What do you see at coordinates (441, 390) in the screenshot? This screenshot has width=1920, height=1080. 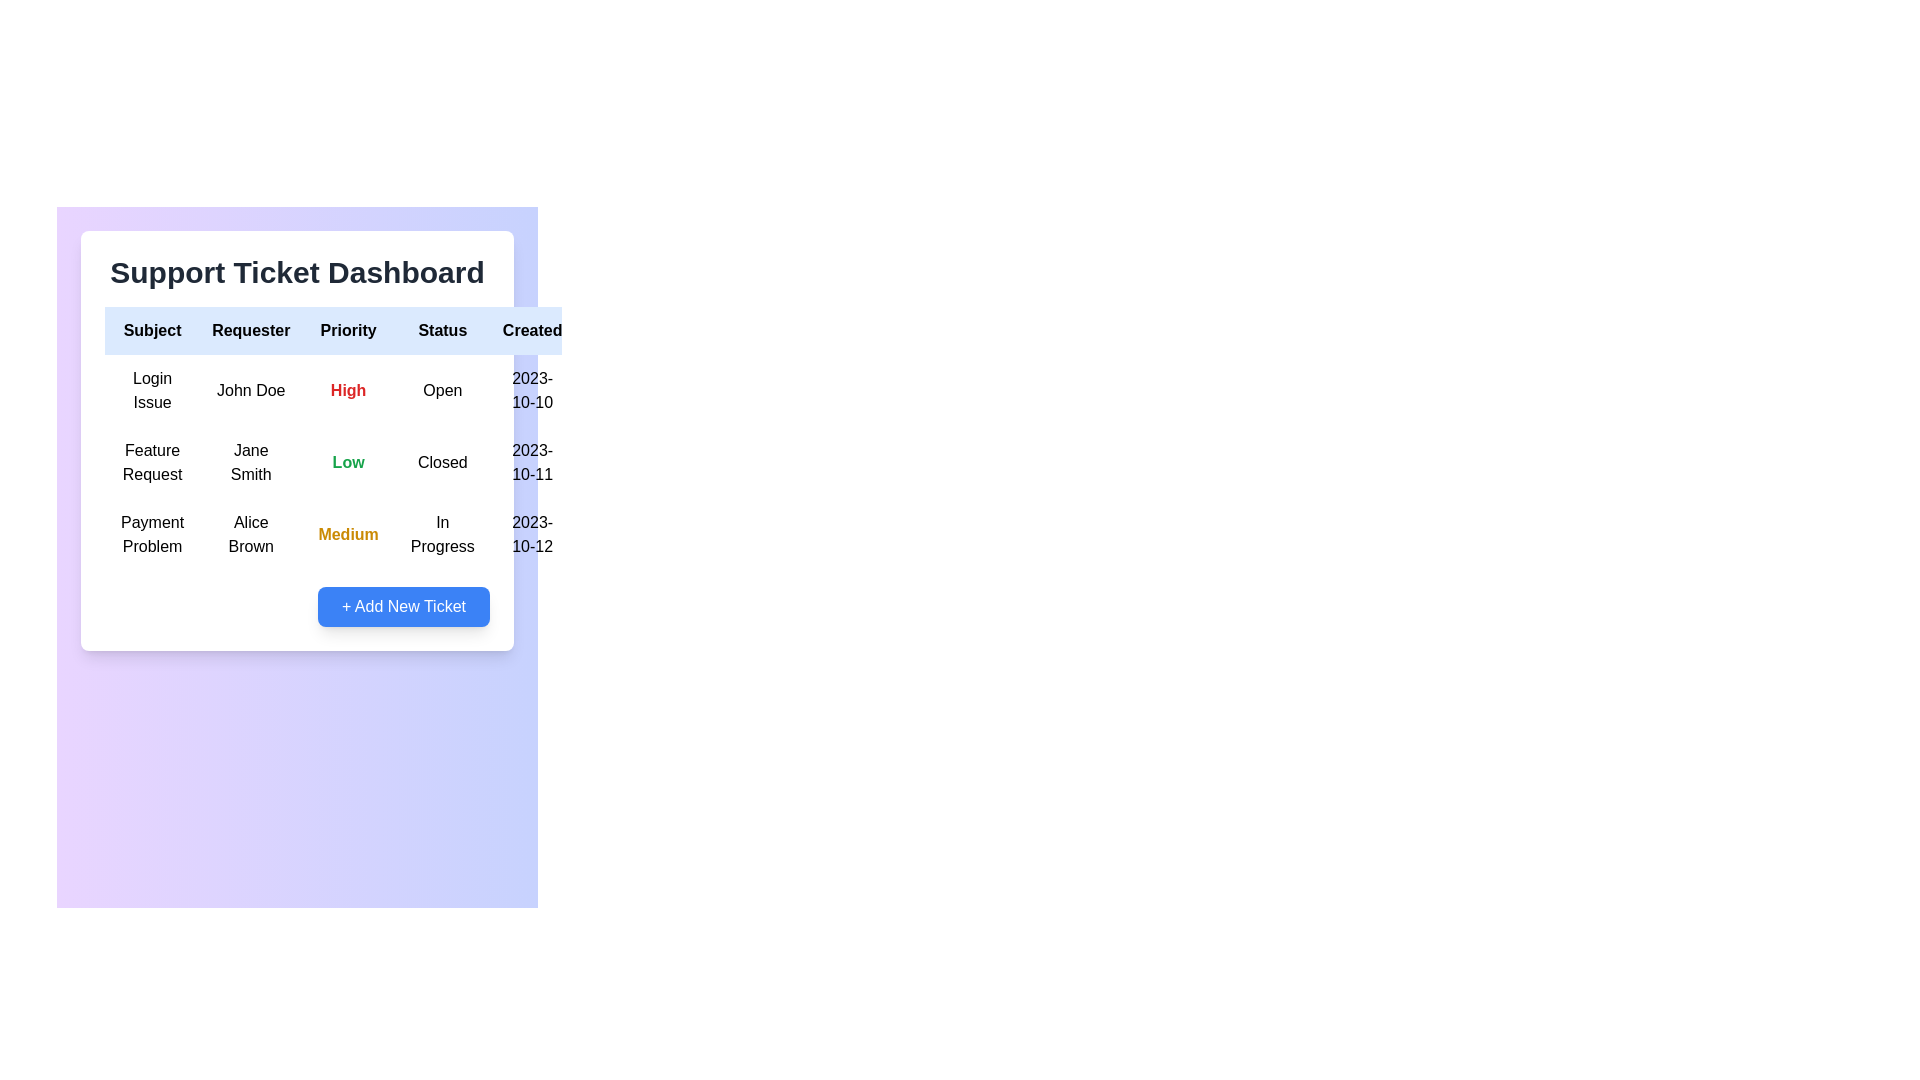 I see `the text label that displays 'Open' in the 'Status' column of the 'Support Ticket Dashboard' table, which corresponds to the ticket with the subject 'Login Issue' and the requester 'John Doe'` at bounding box center [441, 390].